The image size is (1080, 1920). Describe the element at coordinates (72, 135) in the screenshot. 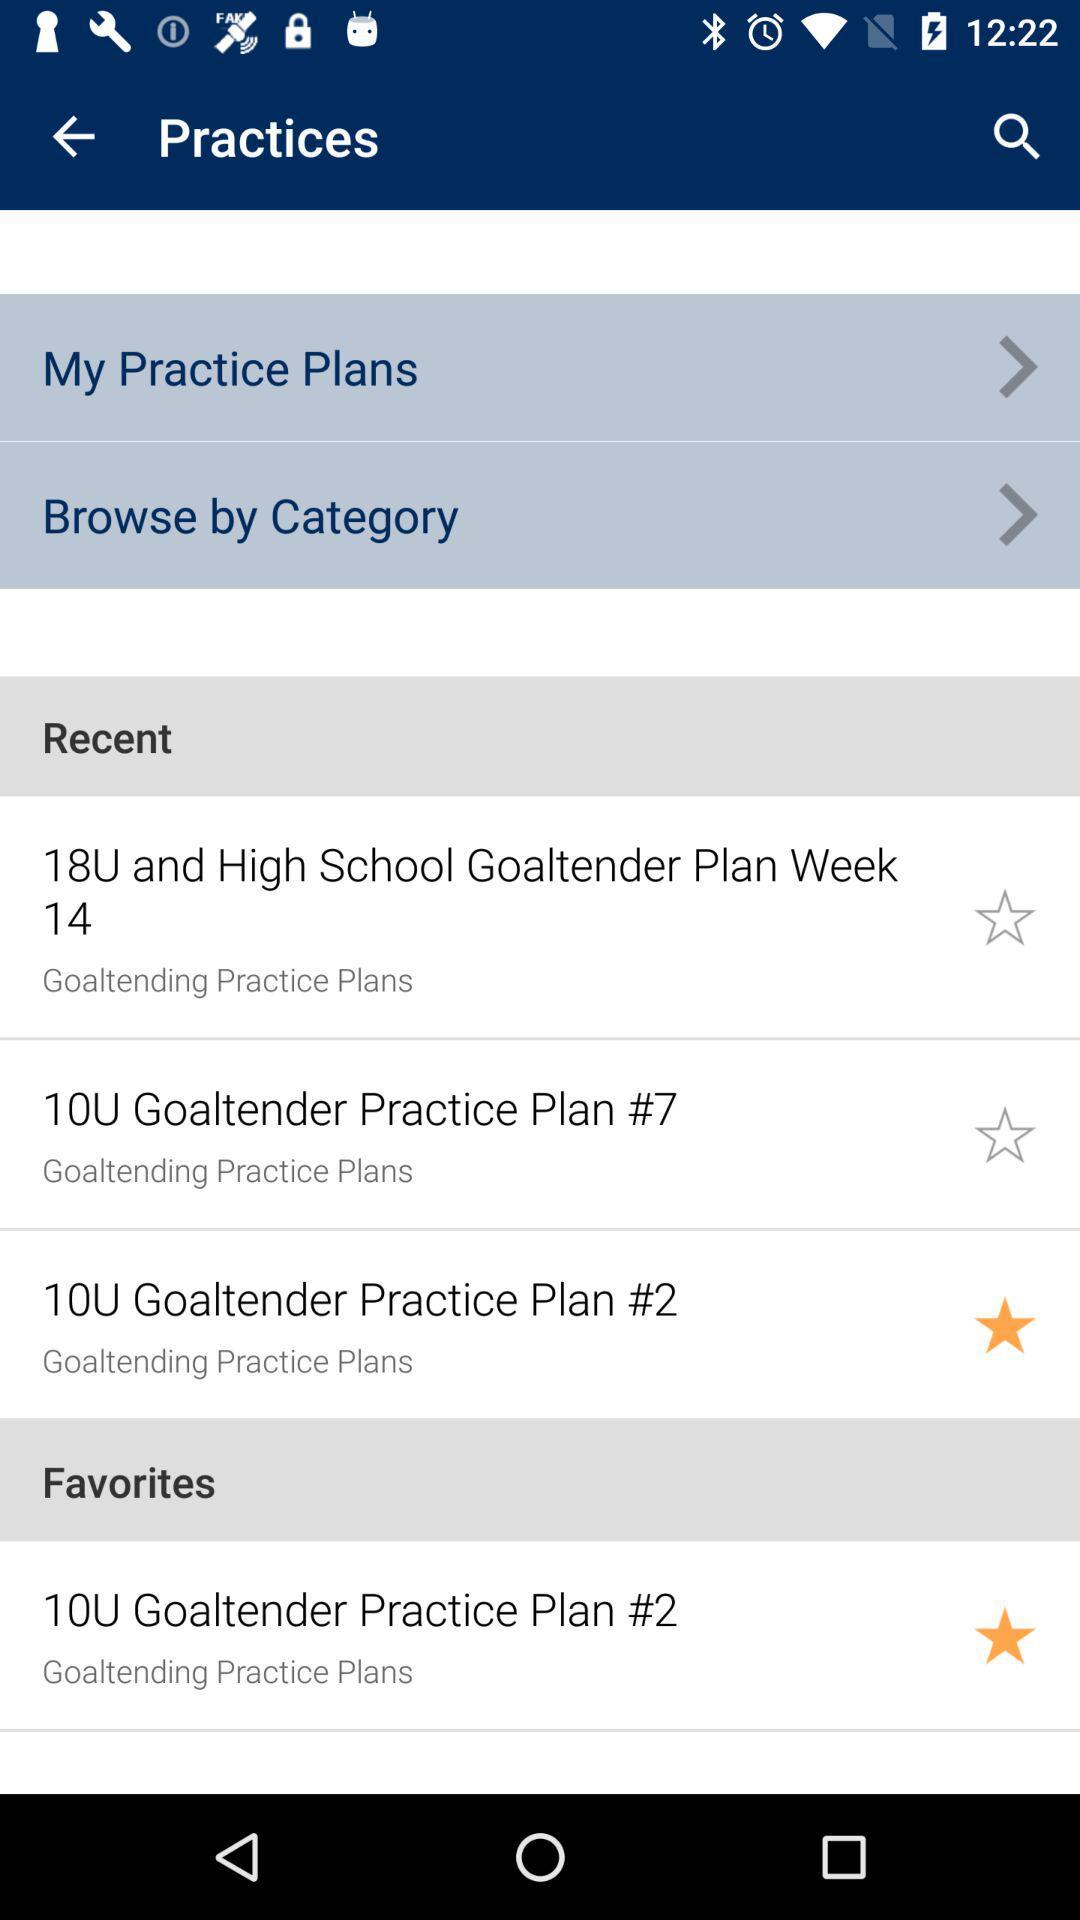

I see `the app to the left of practices` at that location.